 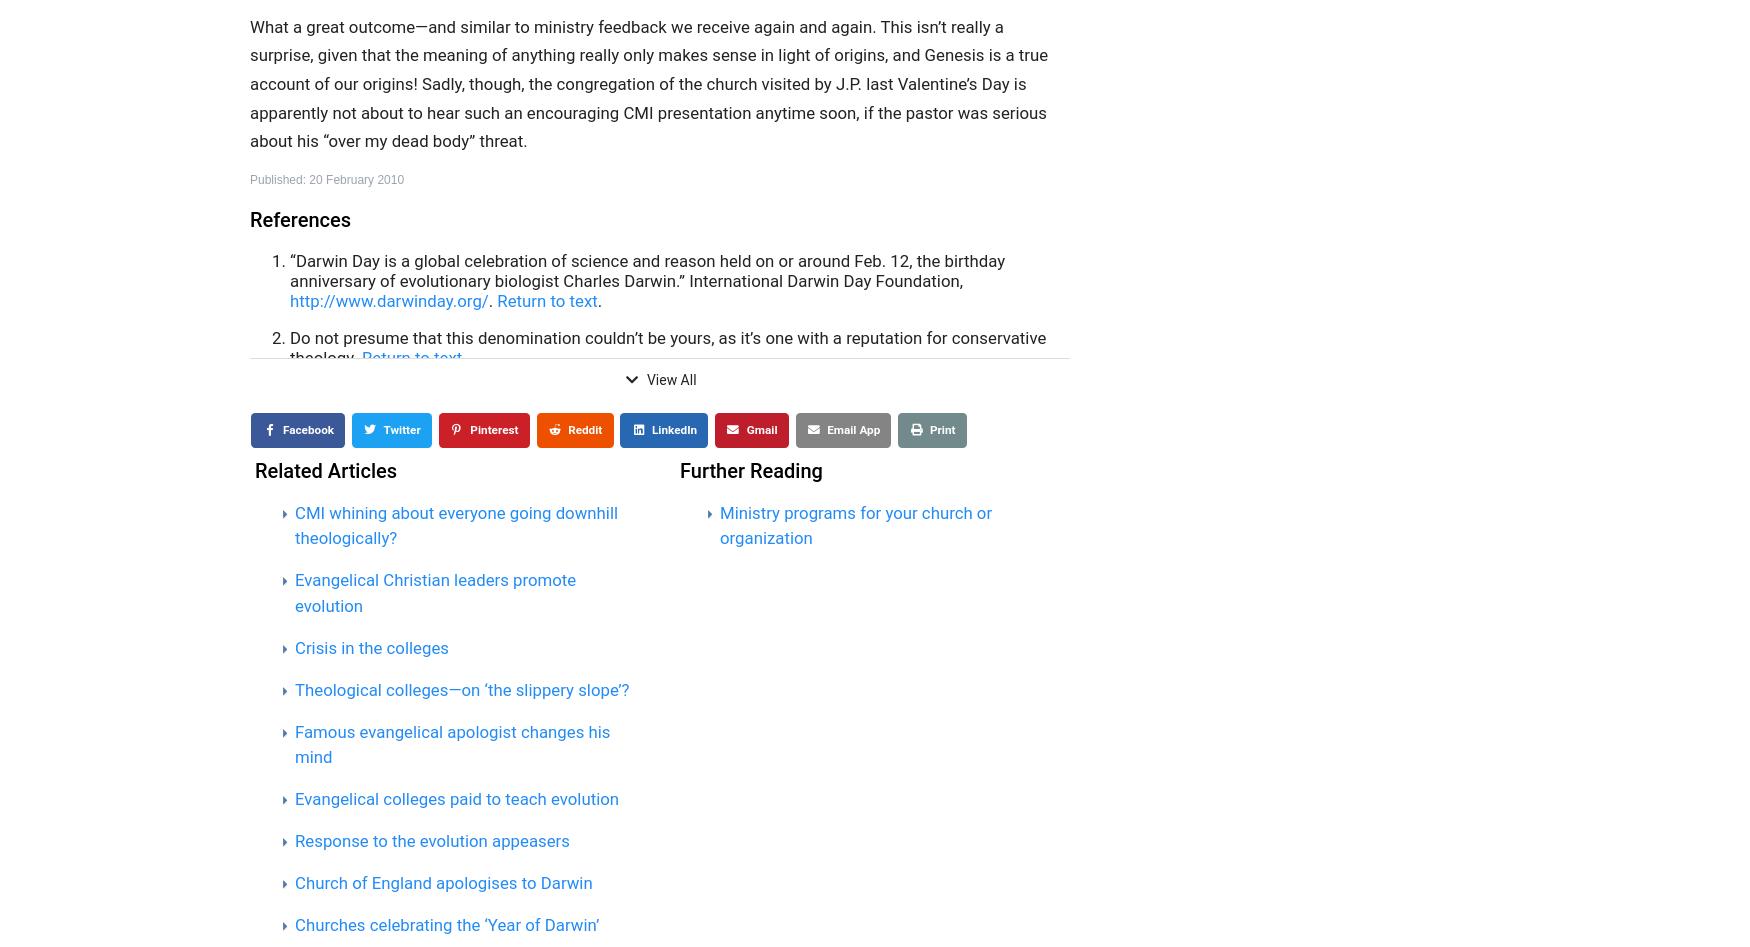 What do you see at coordinates (662, 481) in the screenshot?
I see `'Nearly 12,000 pastors worldwide have now signed up to the
scheme—Evolution Weekend, The Clergy Letter Project,'` at bounding box center [662, 481].